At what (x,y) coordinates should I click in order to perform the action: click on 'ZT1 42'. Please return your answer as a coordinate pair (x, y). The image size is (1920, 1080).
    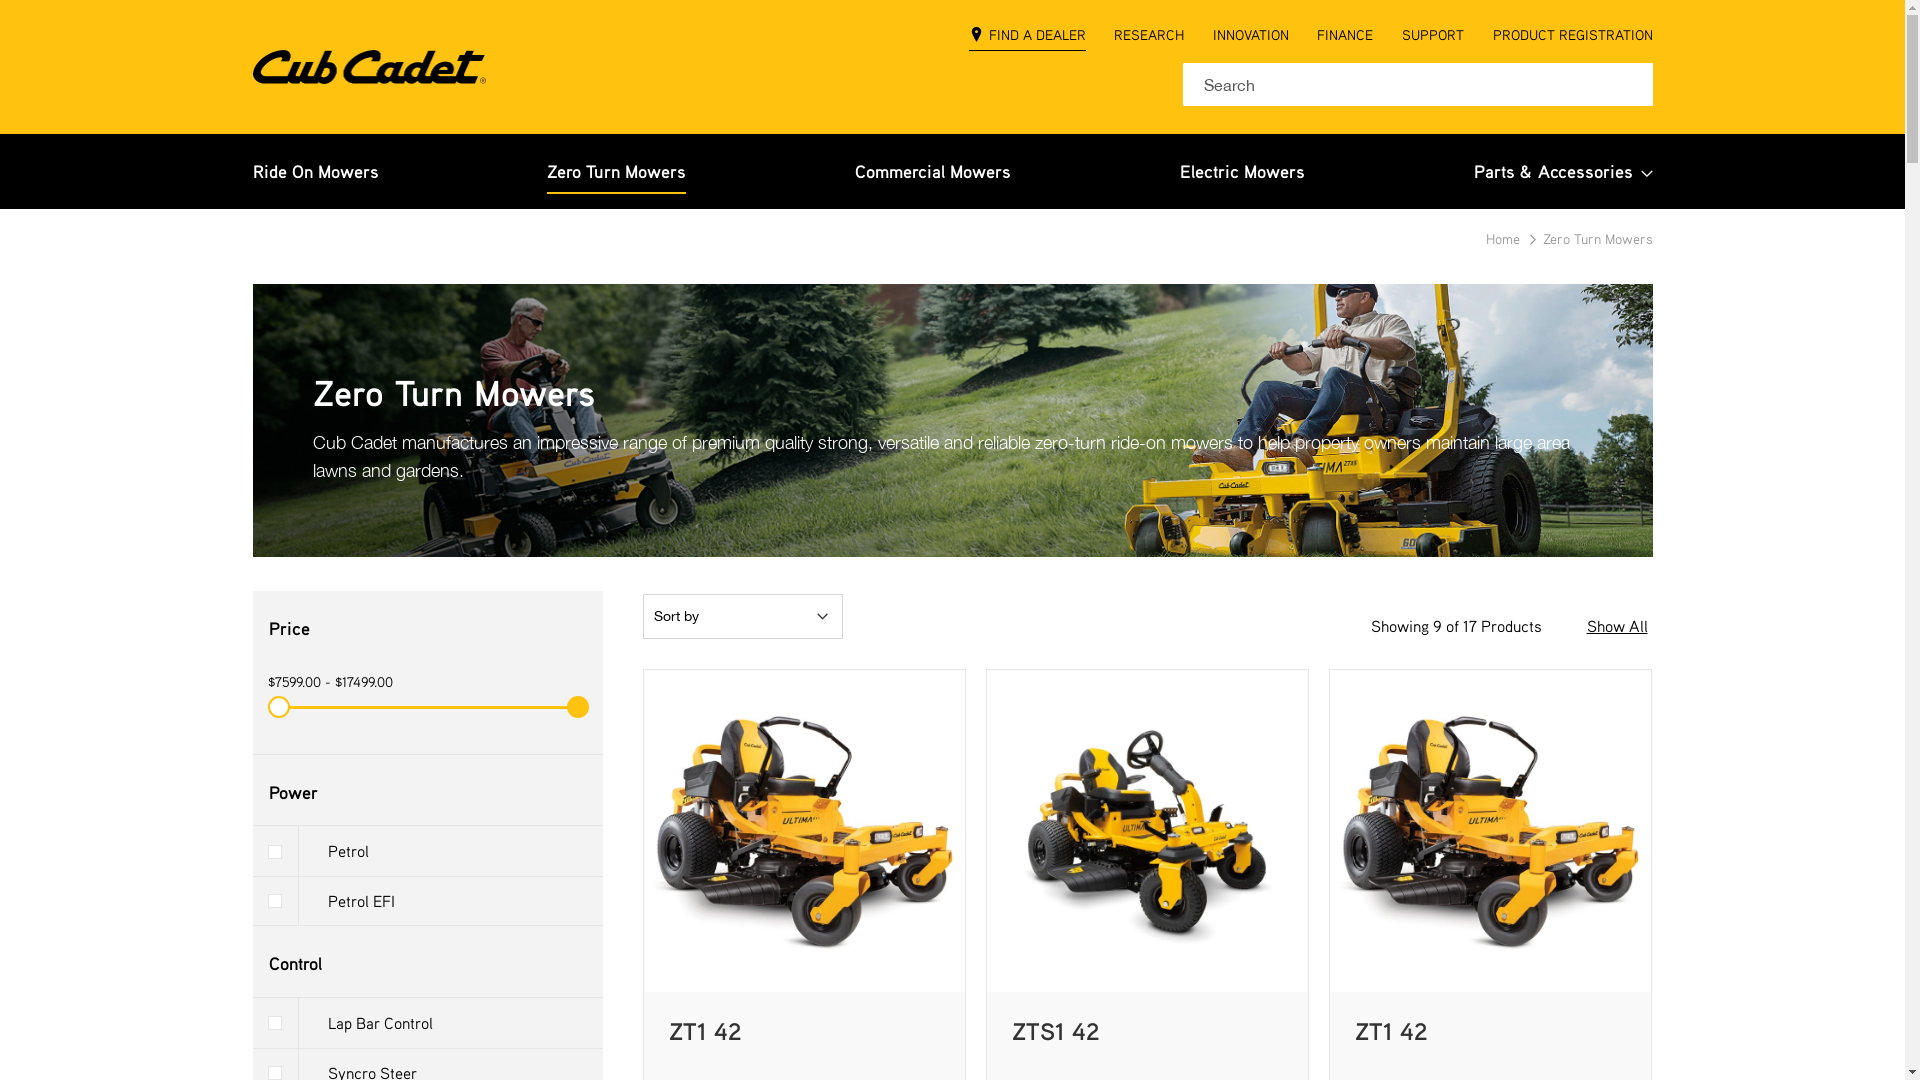
    Looking at the image, I should click on (1390, 1030).